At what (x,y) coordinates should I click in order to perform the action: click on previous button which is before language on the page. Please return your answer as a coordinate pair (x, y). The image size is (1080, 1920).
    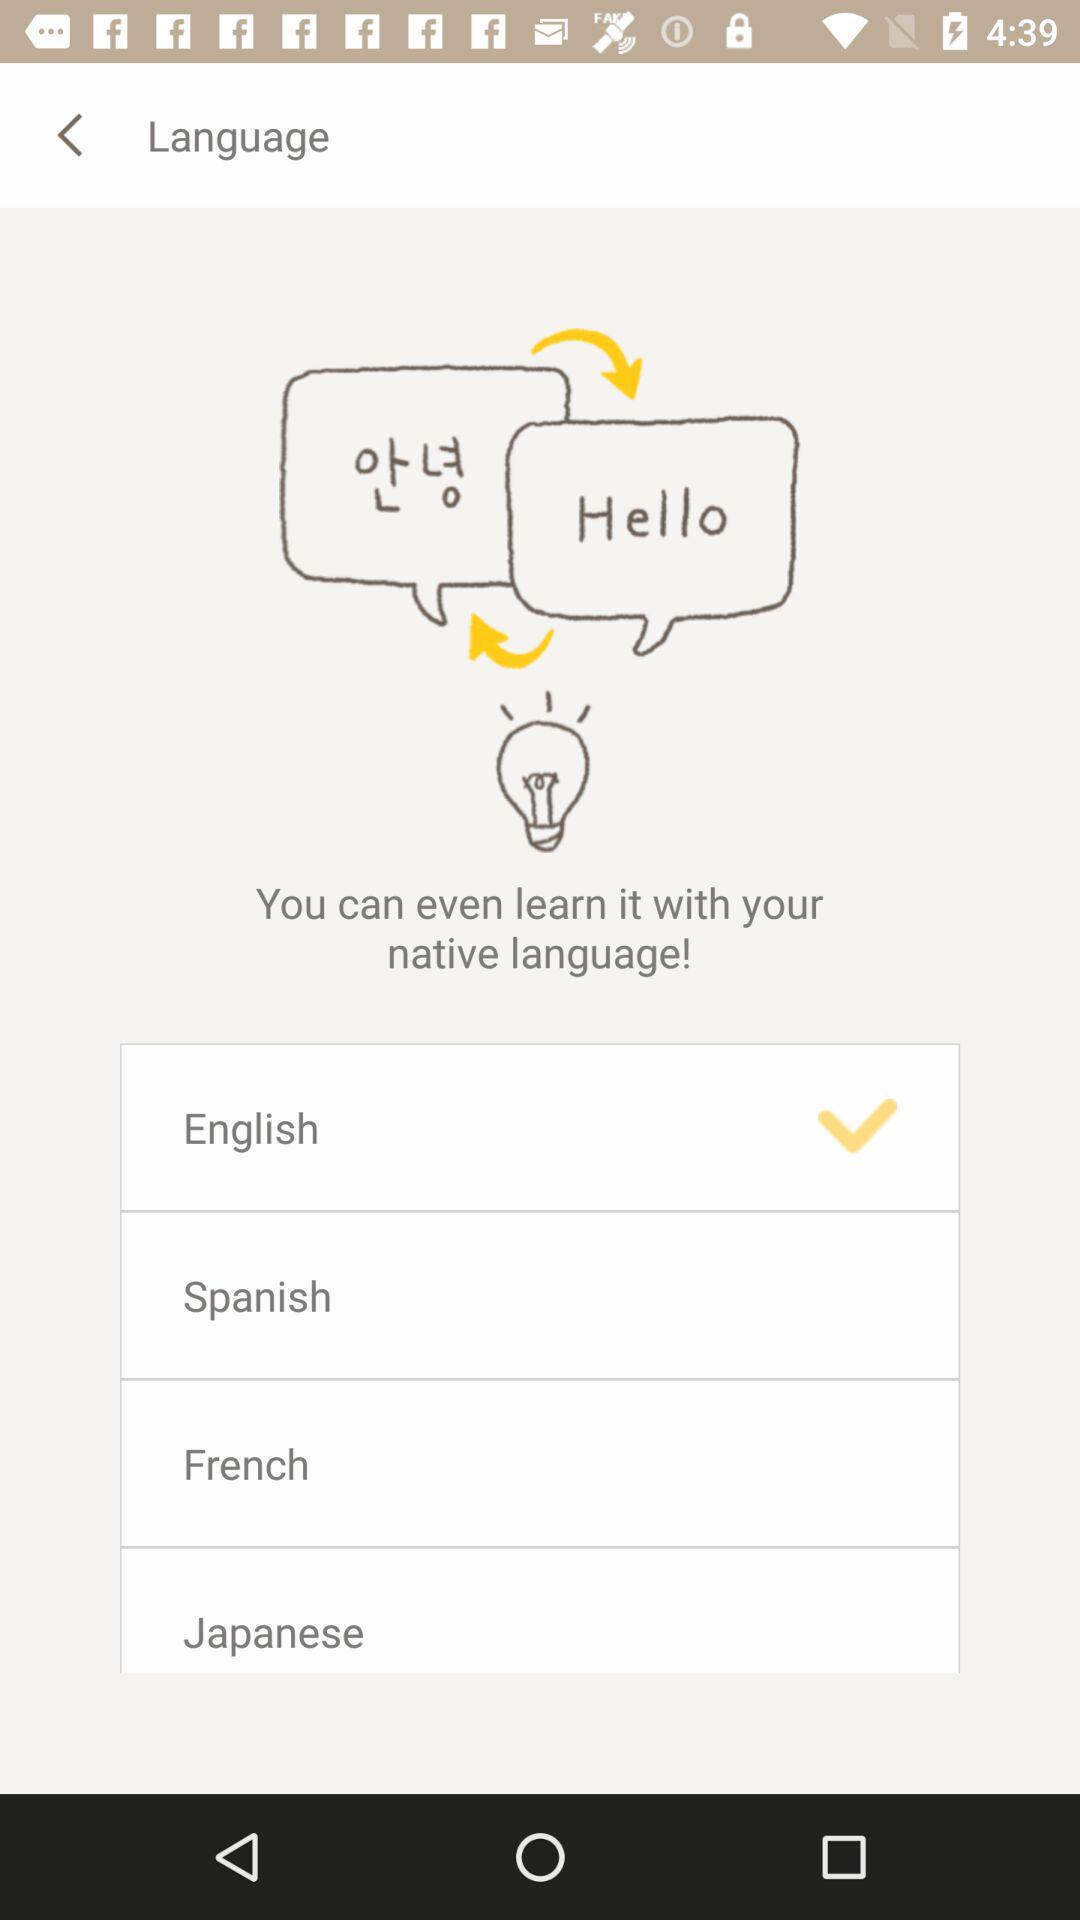
    Looking at the image, I should click on (72, 134).